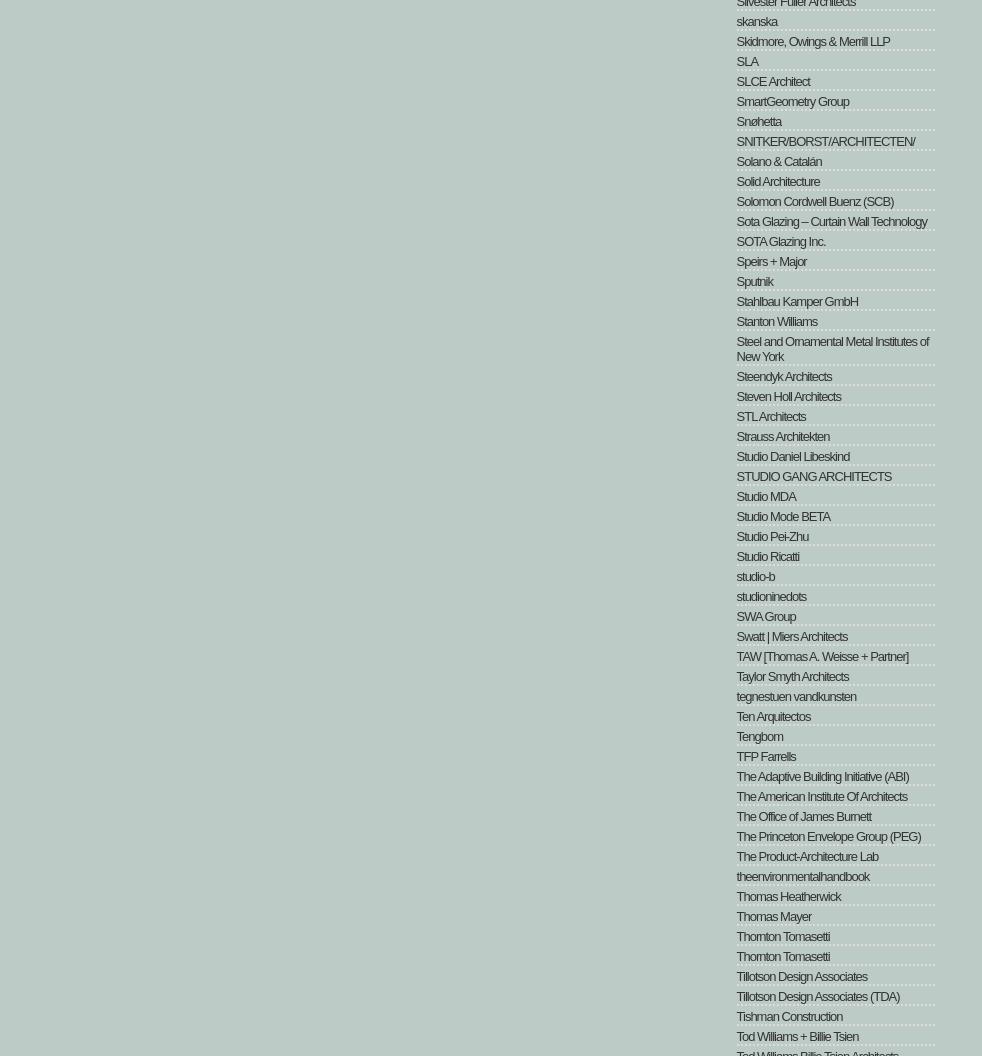  I want to click on 'SWA Group', so click(765, 615).